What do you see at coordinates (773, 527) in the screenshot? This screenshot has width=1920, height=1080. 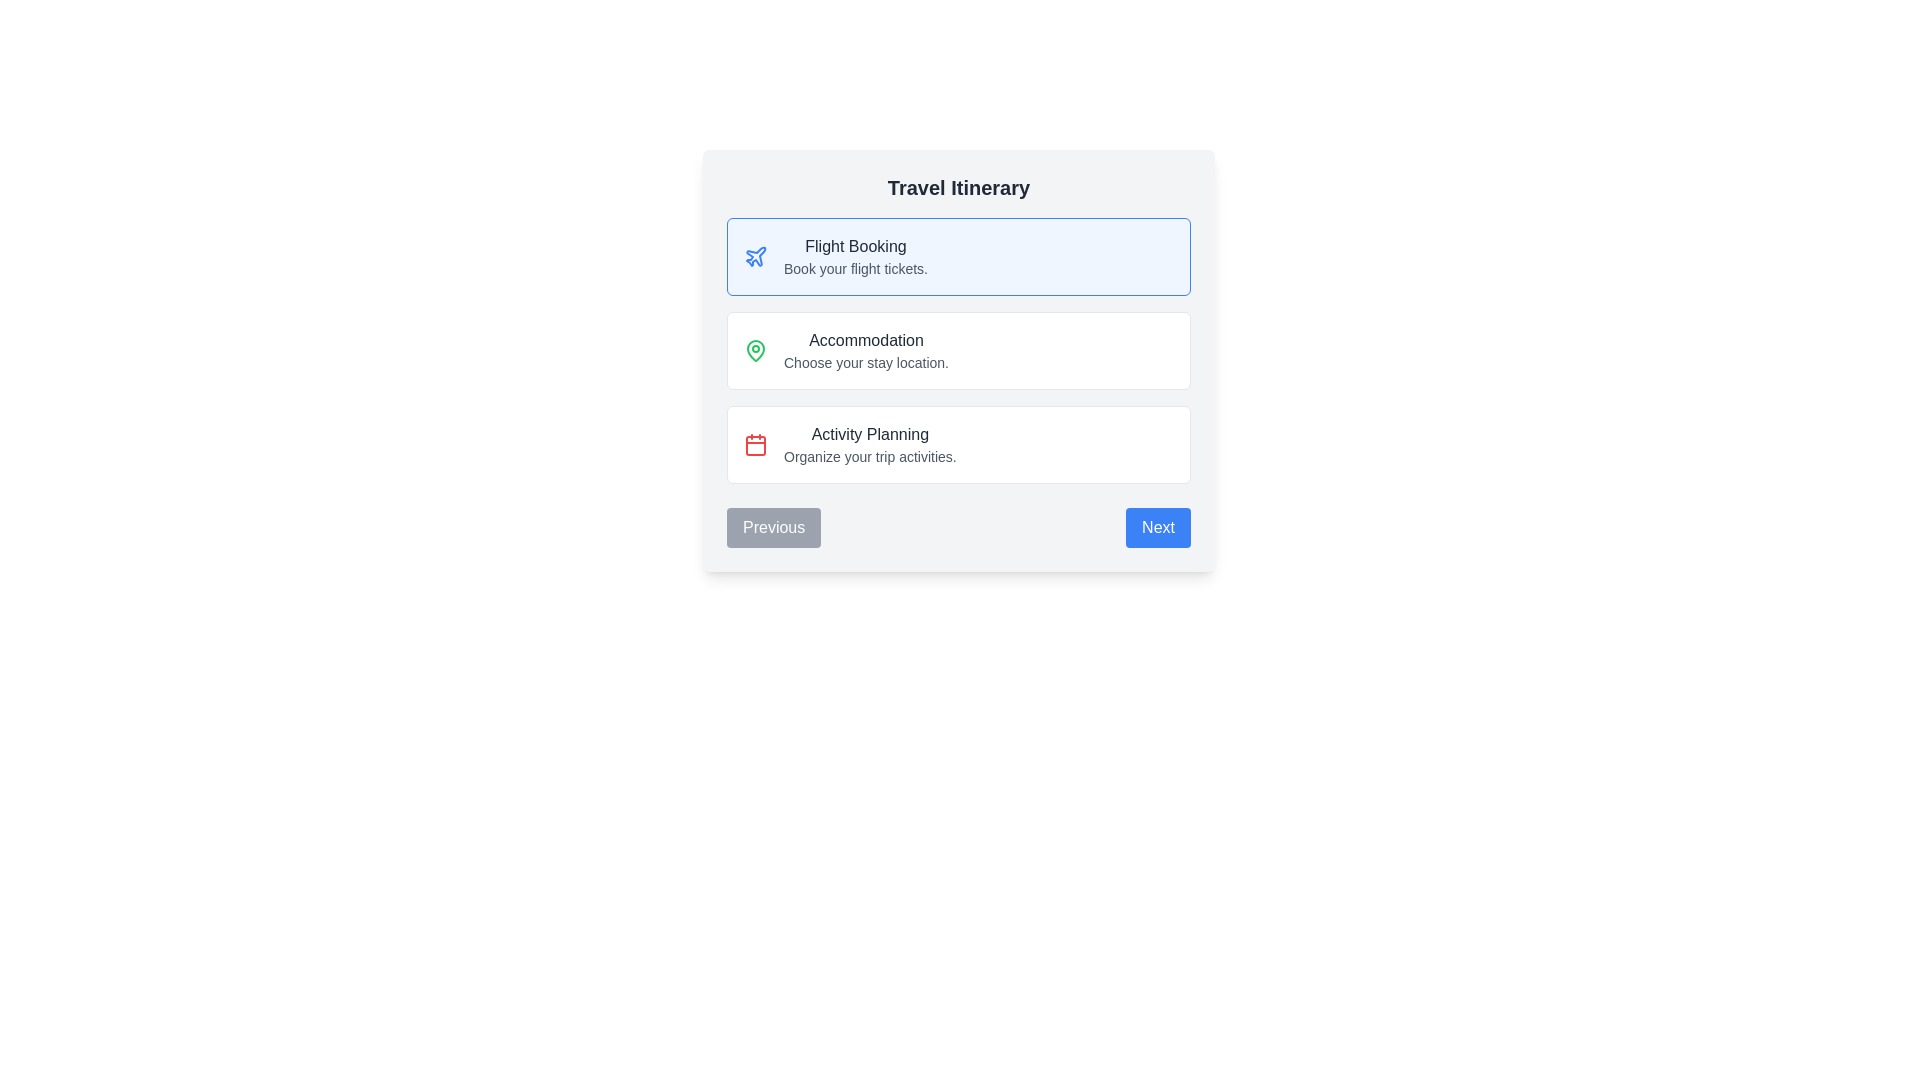 I see `the 'Previous' button, which has a gray background and white text` at bounding box center [773, 527].